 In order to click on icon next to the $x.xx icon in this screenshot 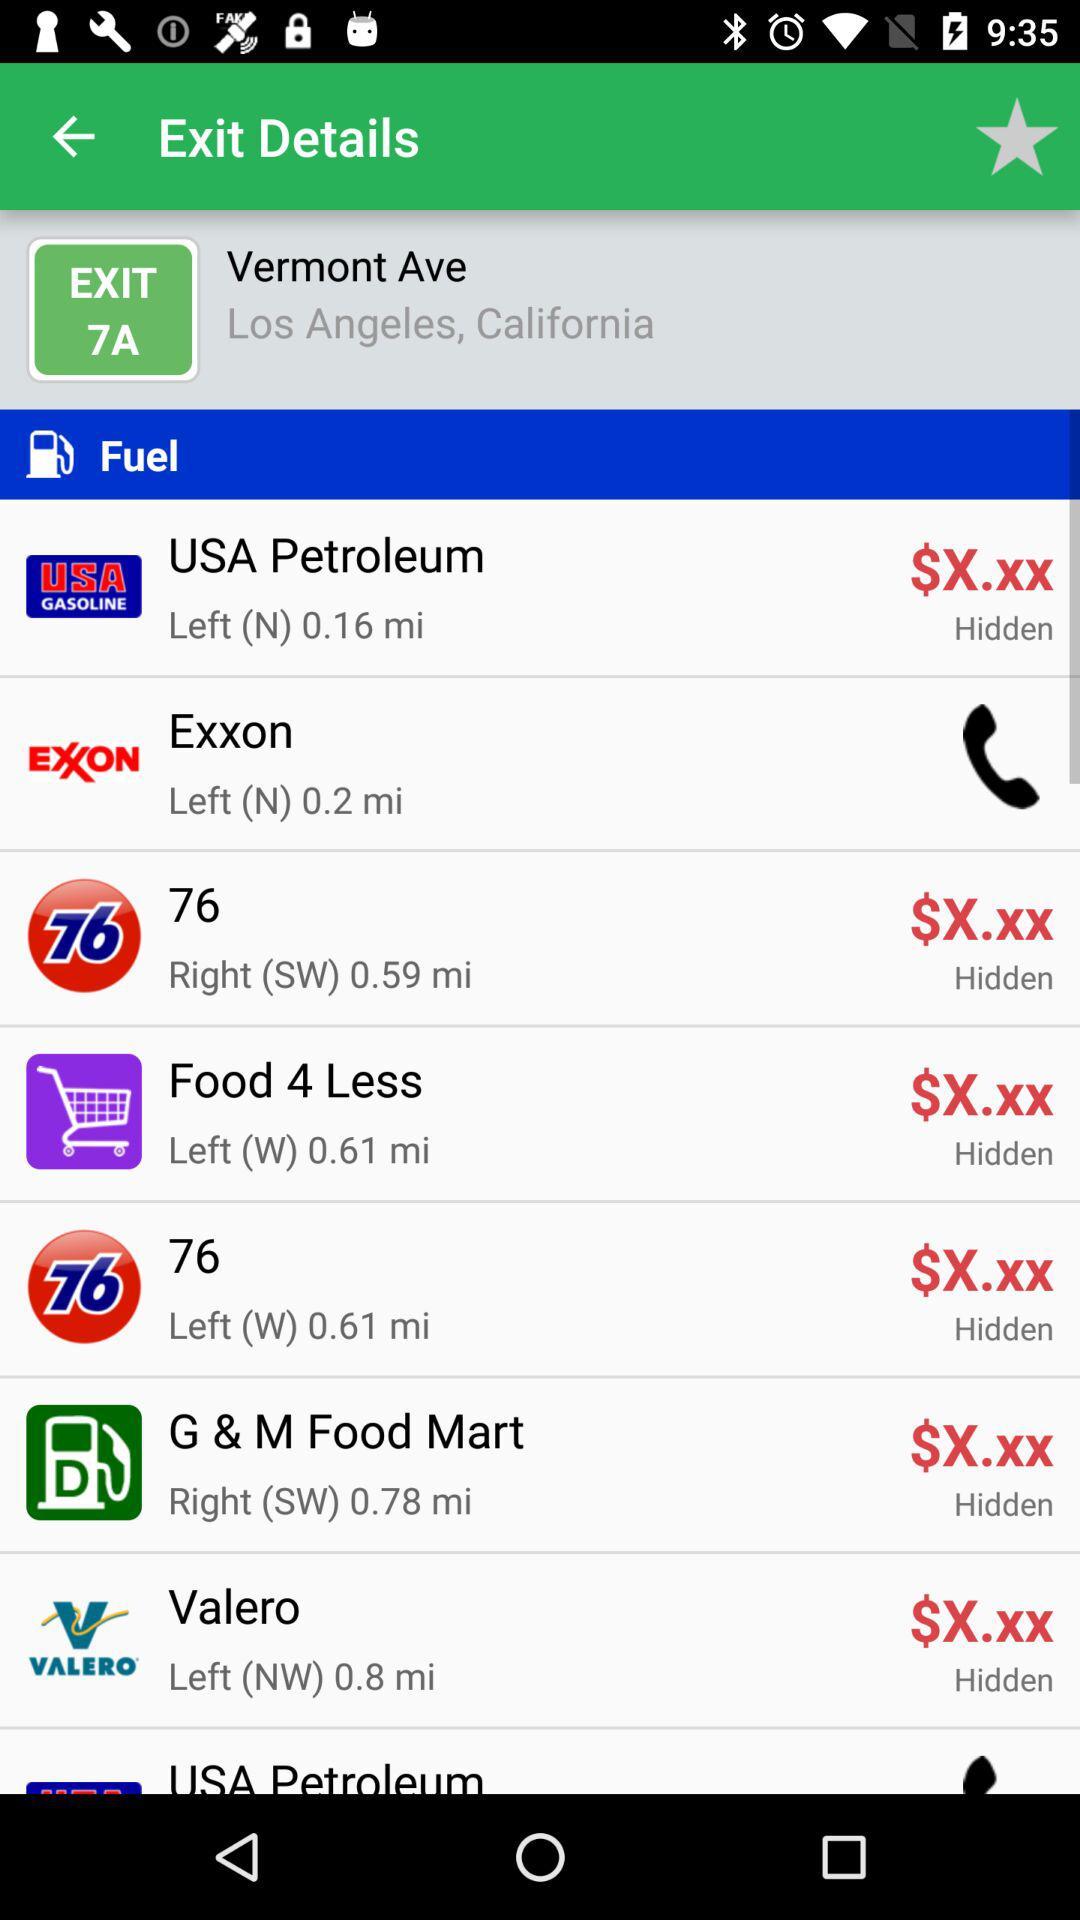, I will do `click(524, 1618)`.